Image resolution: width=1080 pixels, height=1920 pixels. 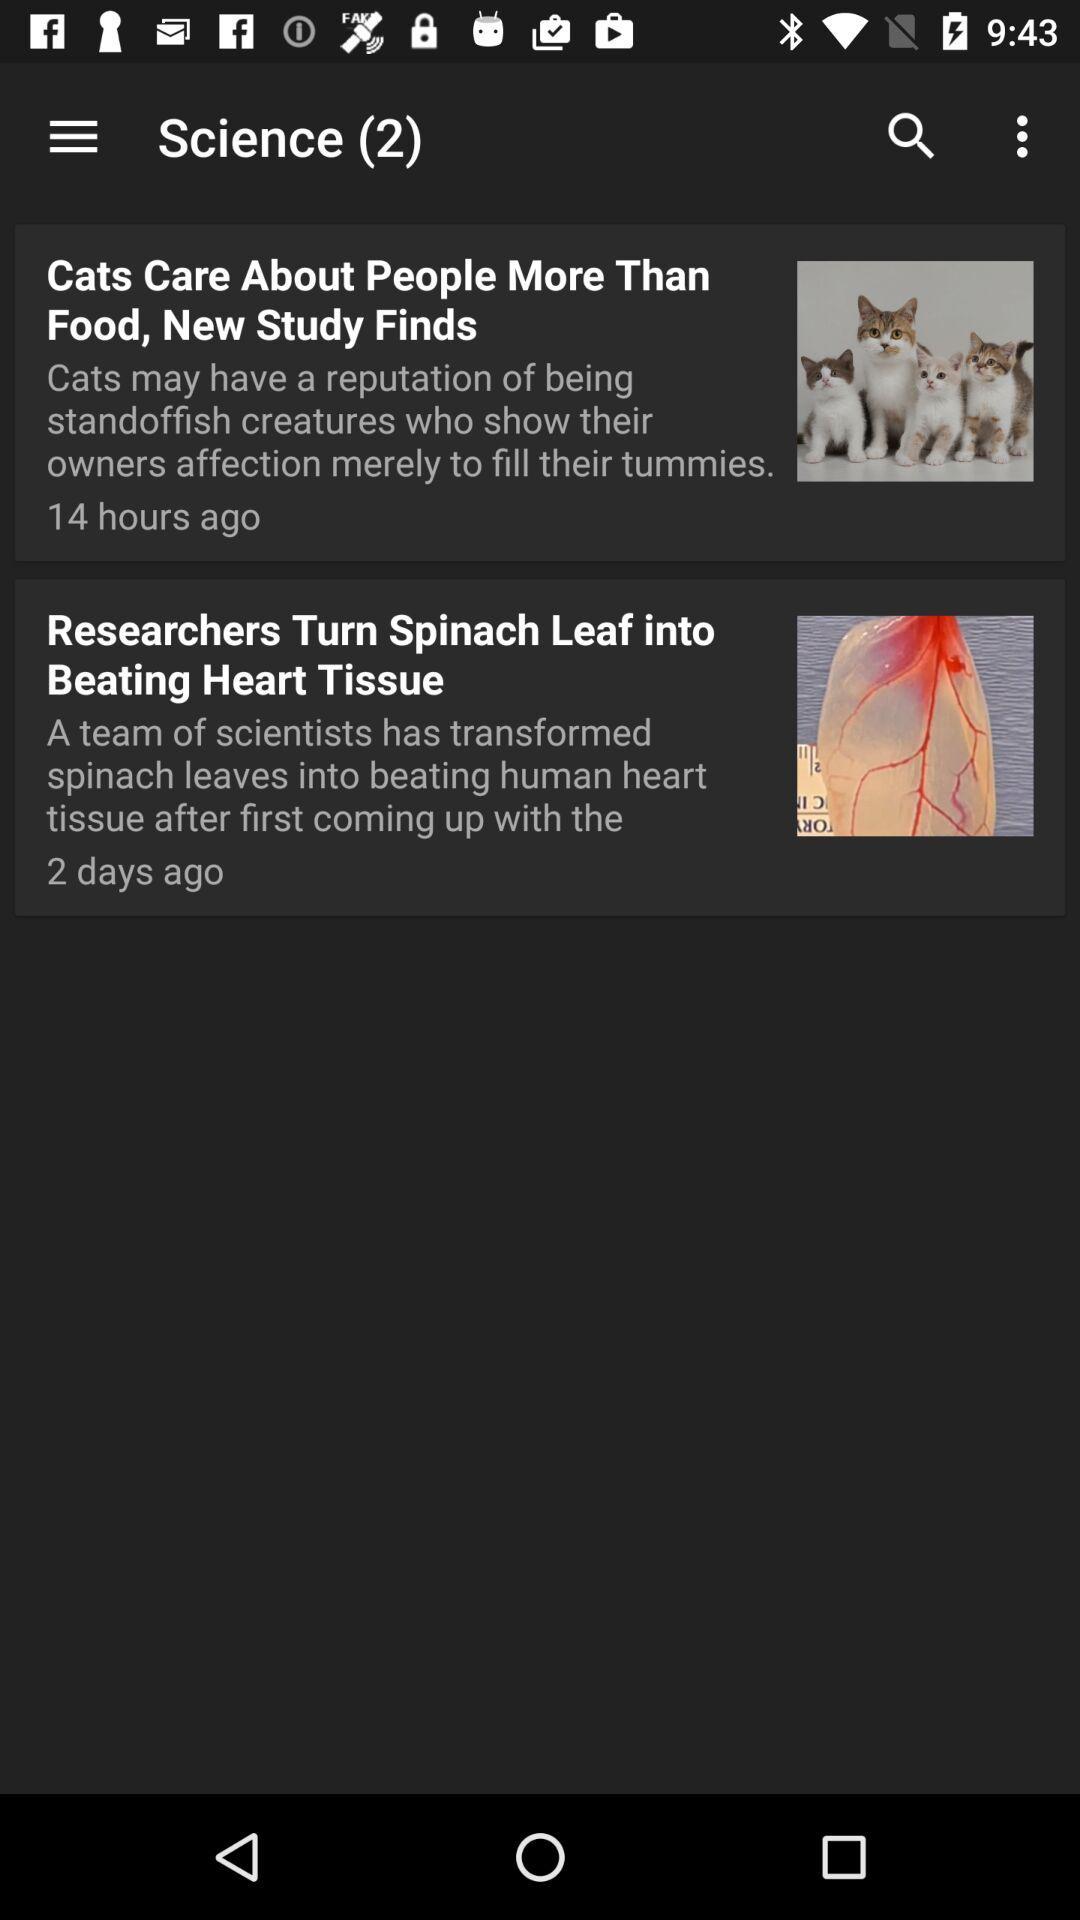 What do you see at coordinates (72, 135) in the screenshot?
I see `item above cats care about item` at bounding box center [72, 135].